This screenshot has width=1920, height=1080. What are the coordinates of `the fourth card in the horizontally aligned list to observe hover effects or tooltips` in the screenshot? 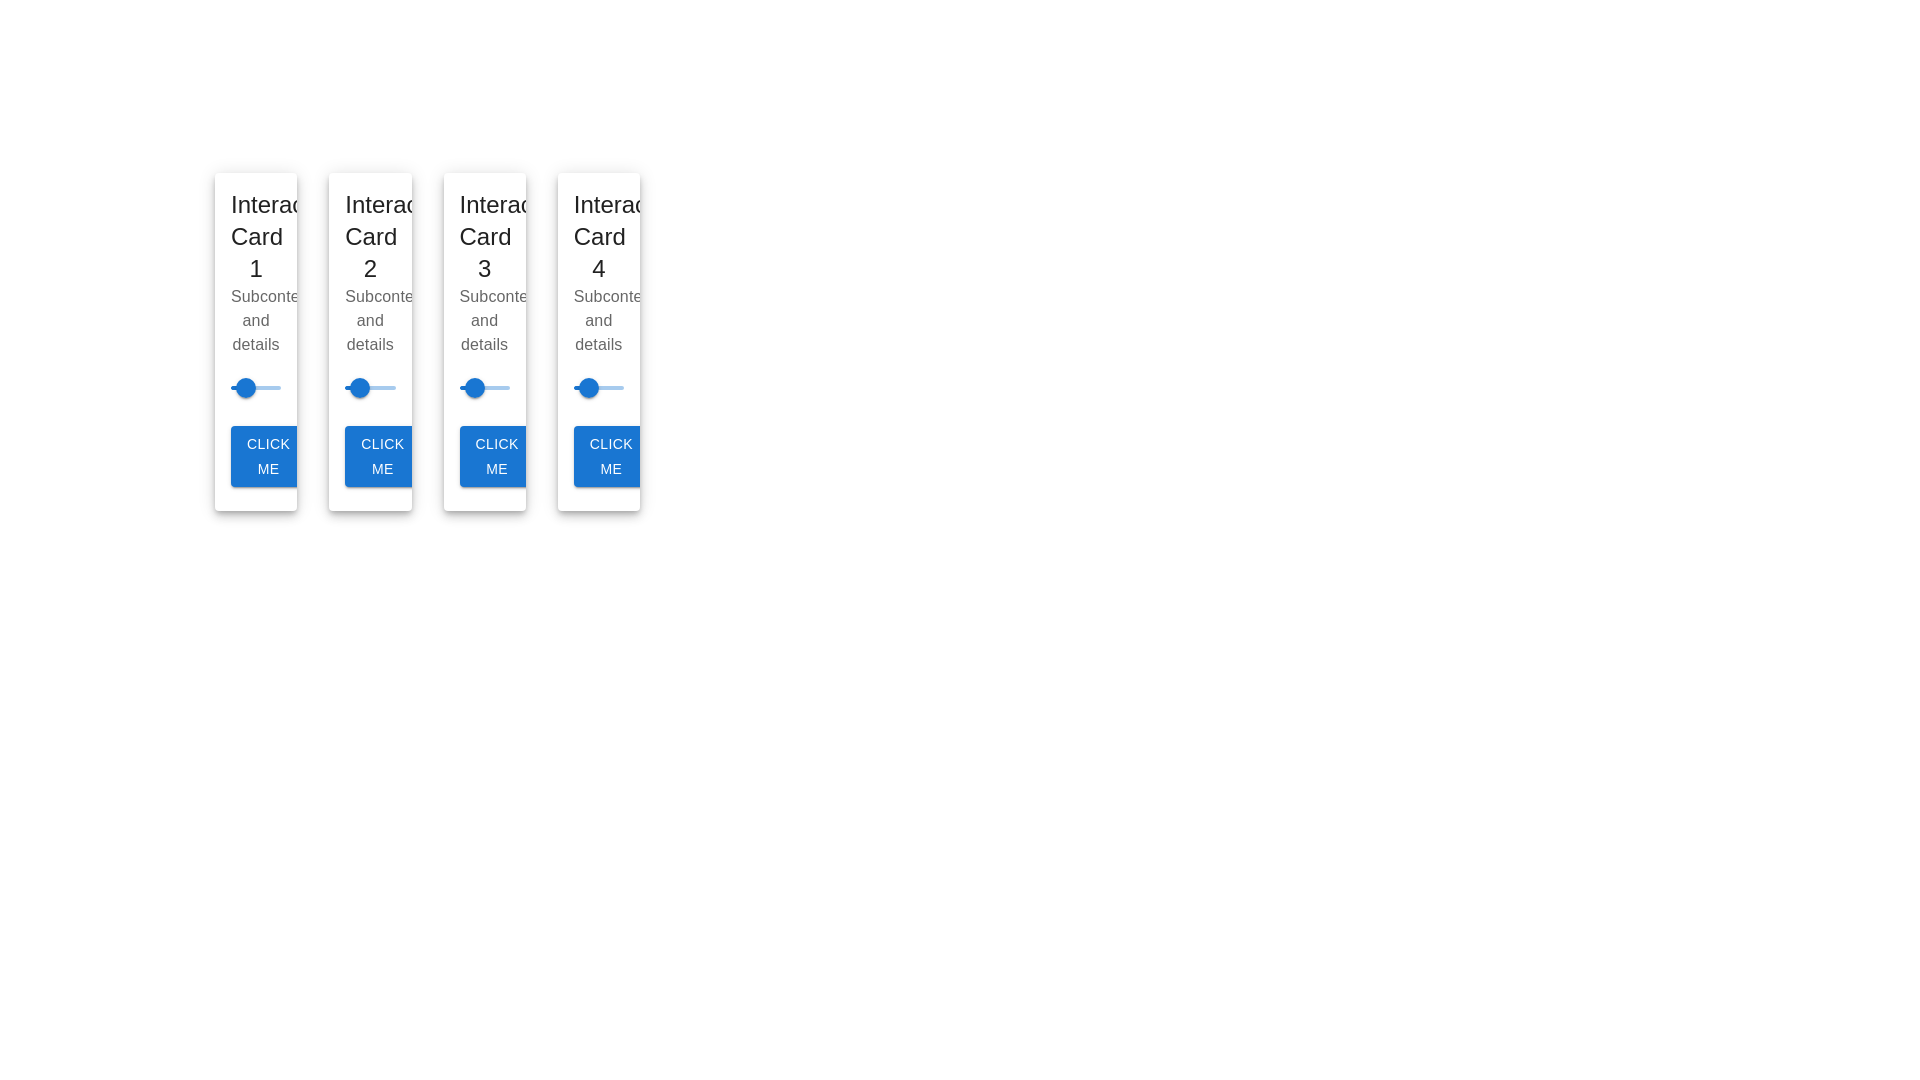 It's located at (581, 325).